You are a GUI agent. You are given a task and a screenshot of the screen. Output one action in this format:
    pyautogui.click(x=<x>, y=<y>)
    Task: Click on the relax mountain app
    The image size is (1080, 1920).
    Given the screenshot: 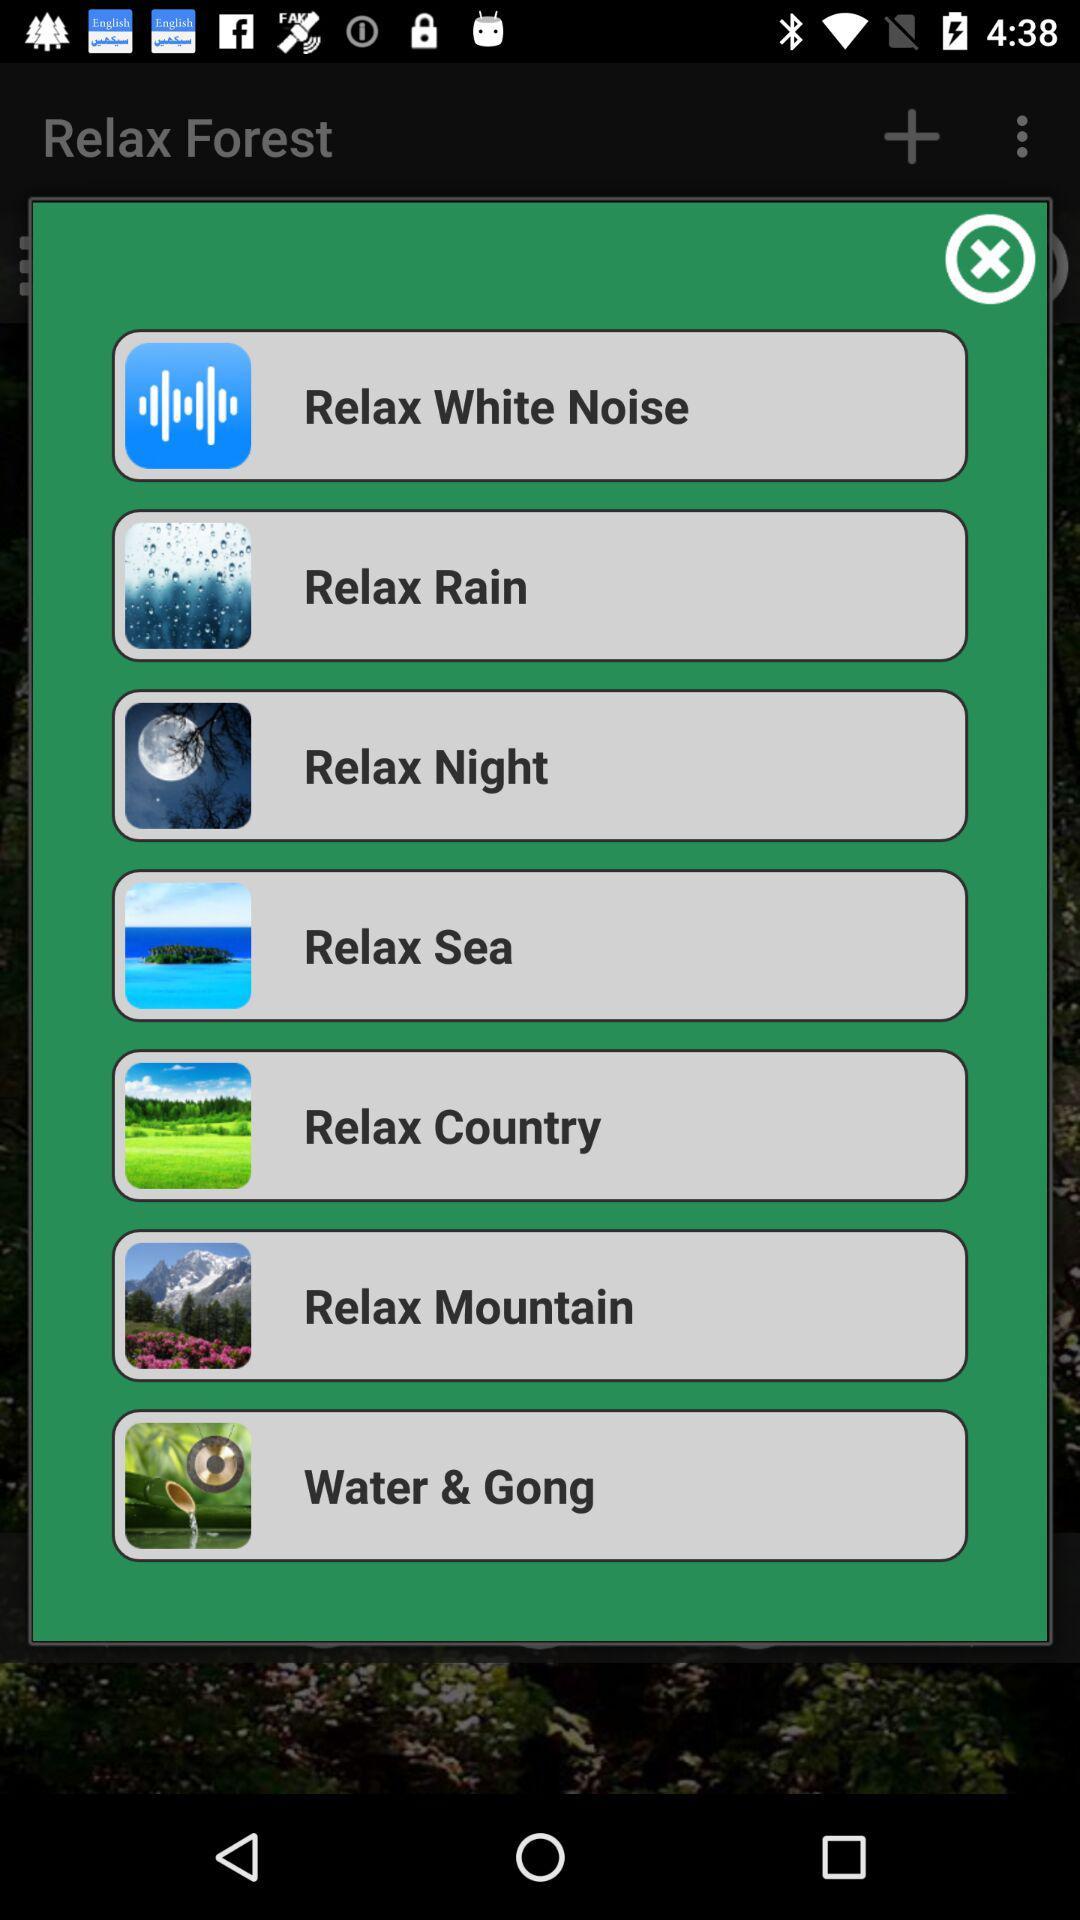 What is the action you would take?
    pyautogui.click(x=540, y=1305)
    